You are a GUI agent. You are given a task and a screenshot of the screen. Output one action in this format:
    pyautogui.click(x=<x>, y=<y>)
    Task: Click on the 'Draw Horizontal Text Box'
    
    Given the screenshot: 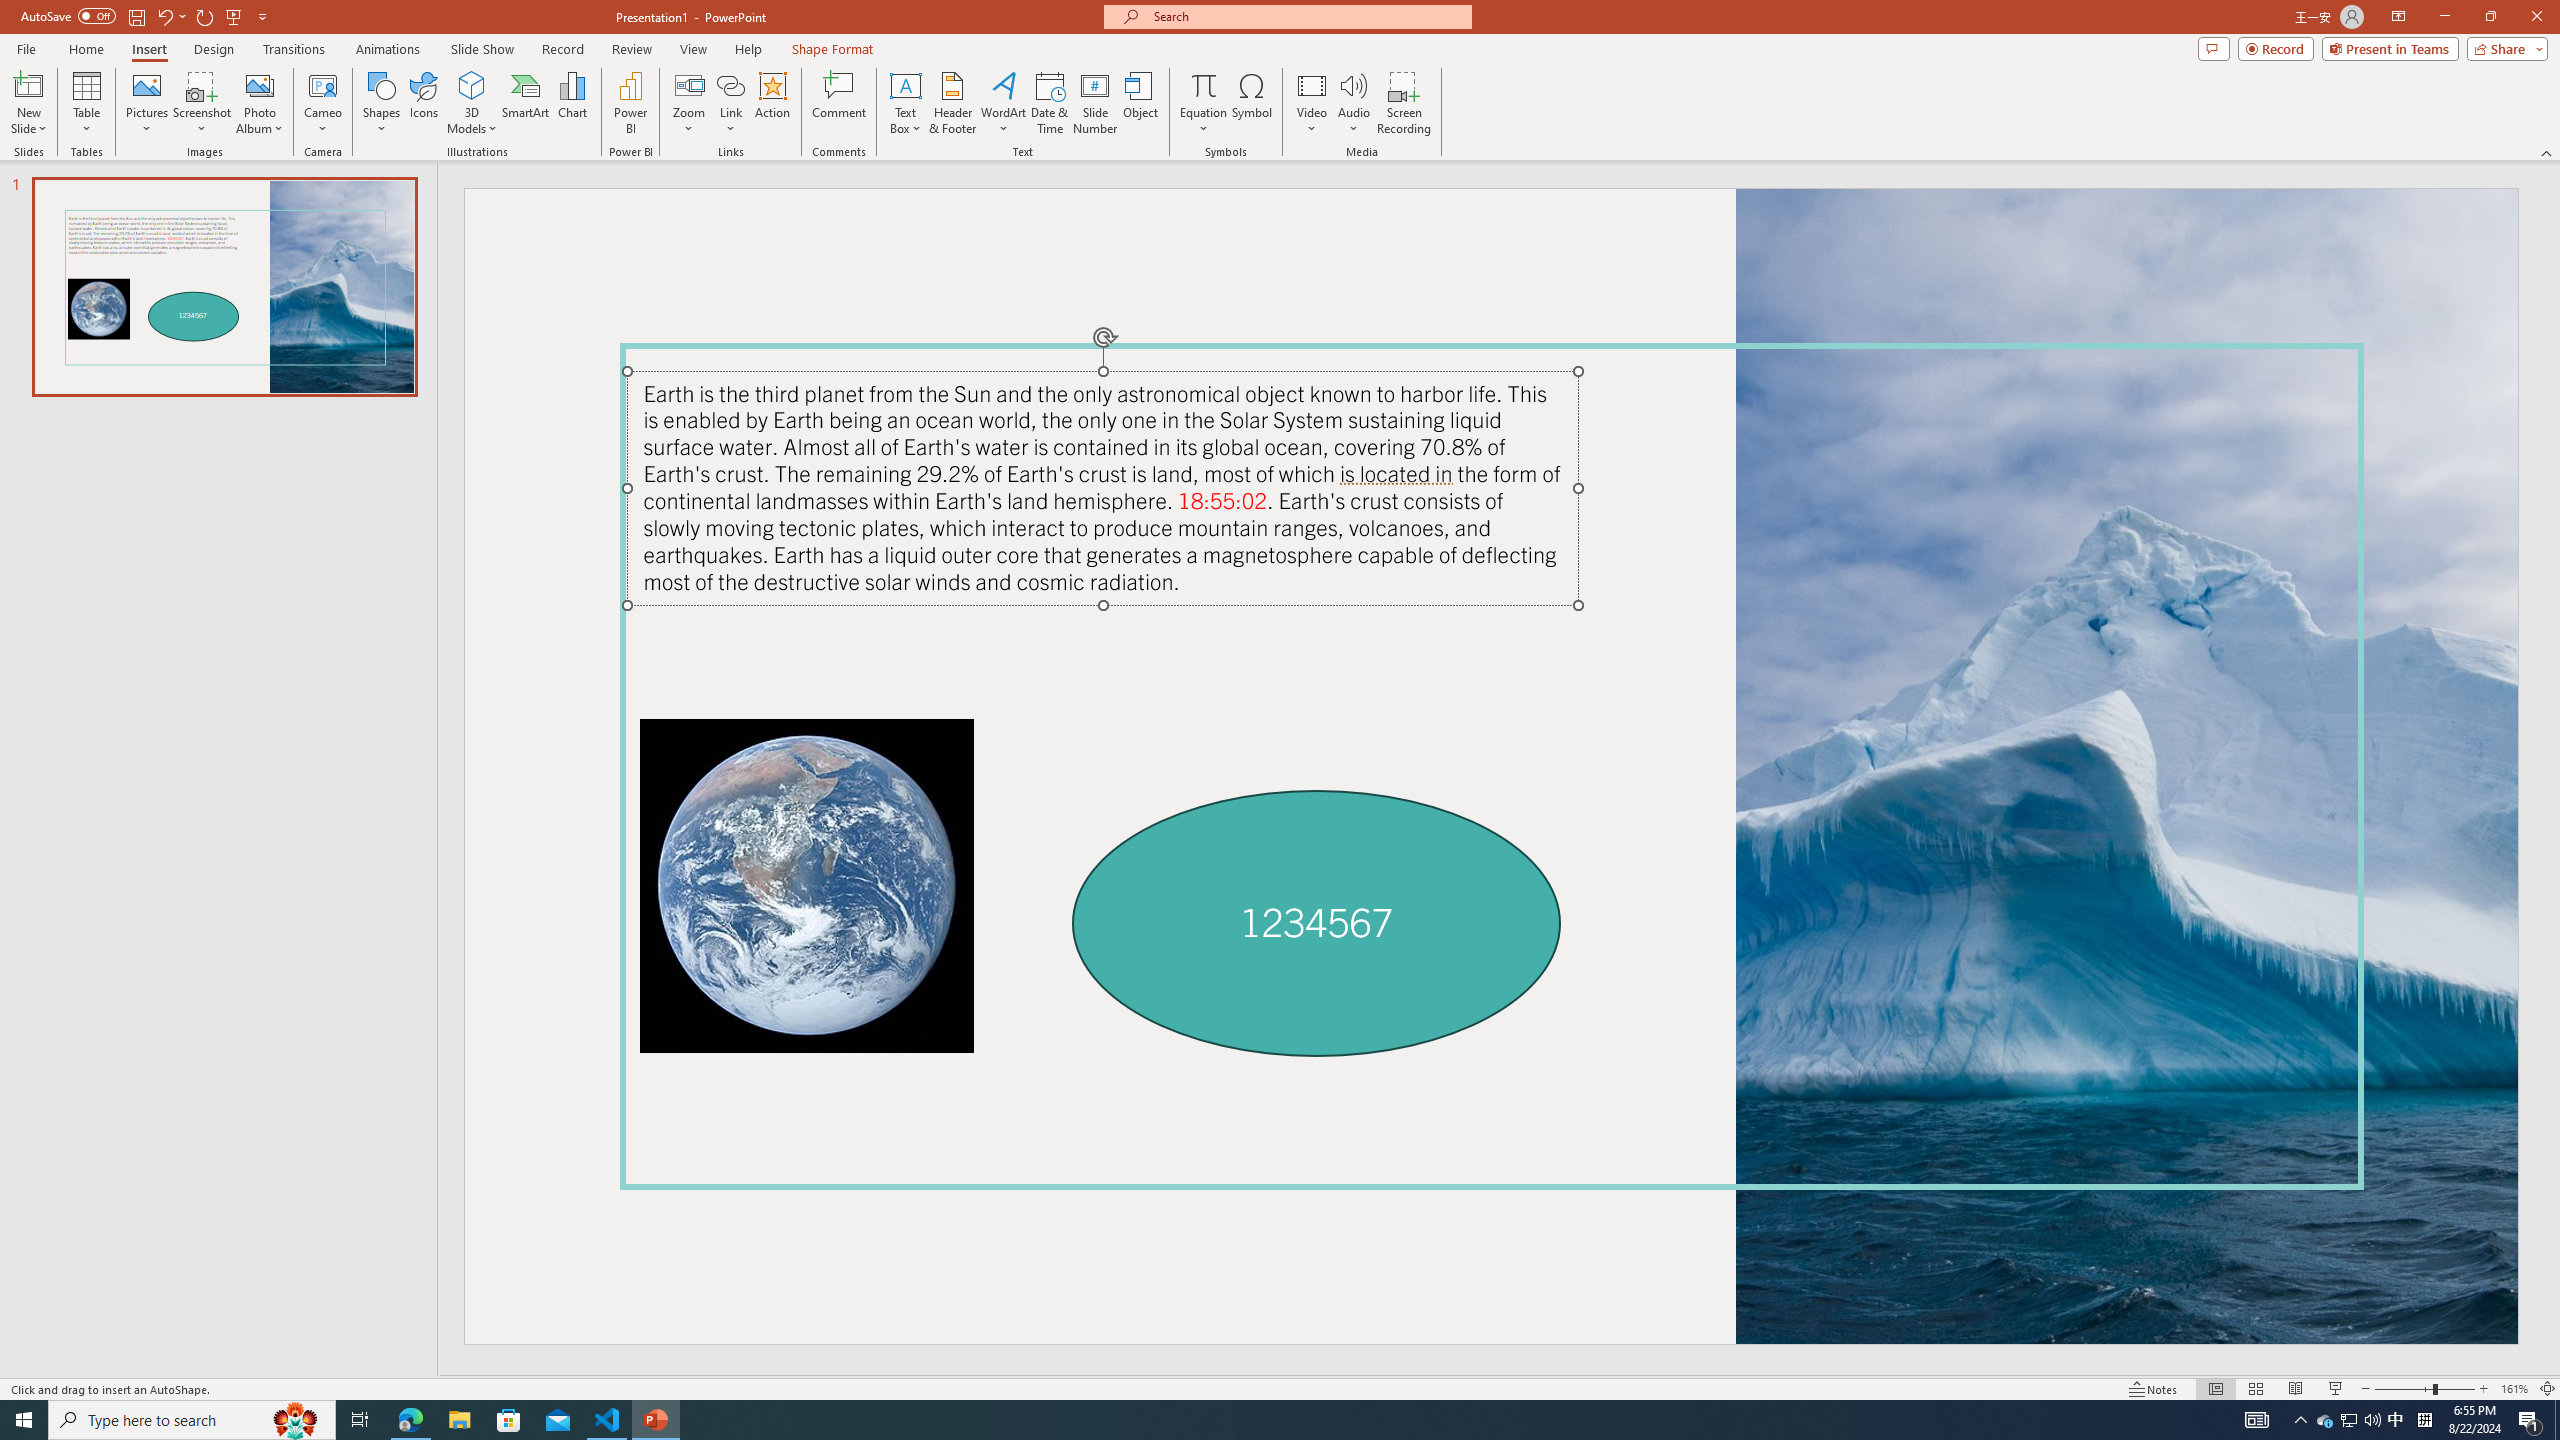 What is the action you would take?
    pyautogui.click(x=905, y=84)
    